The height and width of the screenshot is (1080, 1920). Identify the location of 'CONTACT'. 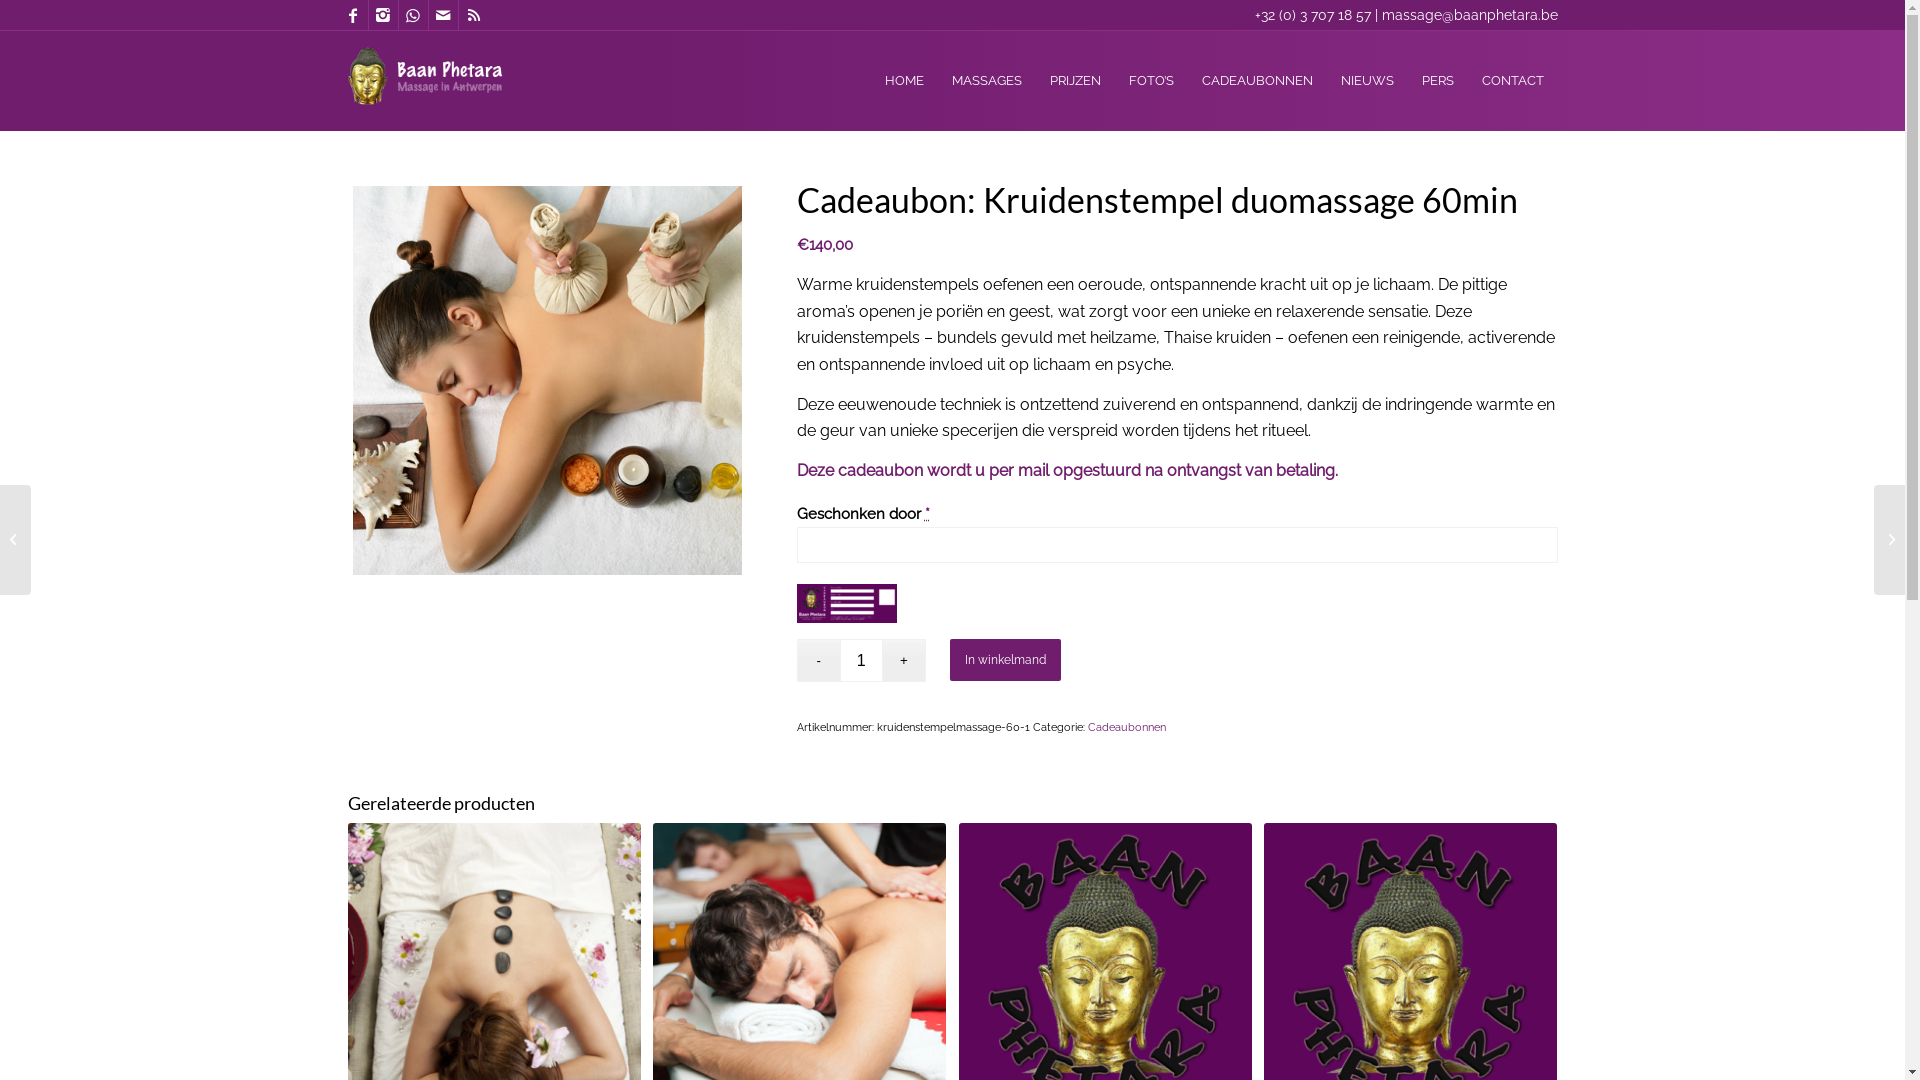
(1512, 80).